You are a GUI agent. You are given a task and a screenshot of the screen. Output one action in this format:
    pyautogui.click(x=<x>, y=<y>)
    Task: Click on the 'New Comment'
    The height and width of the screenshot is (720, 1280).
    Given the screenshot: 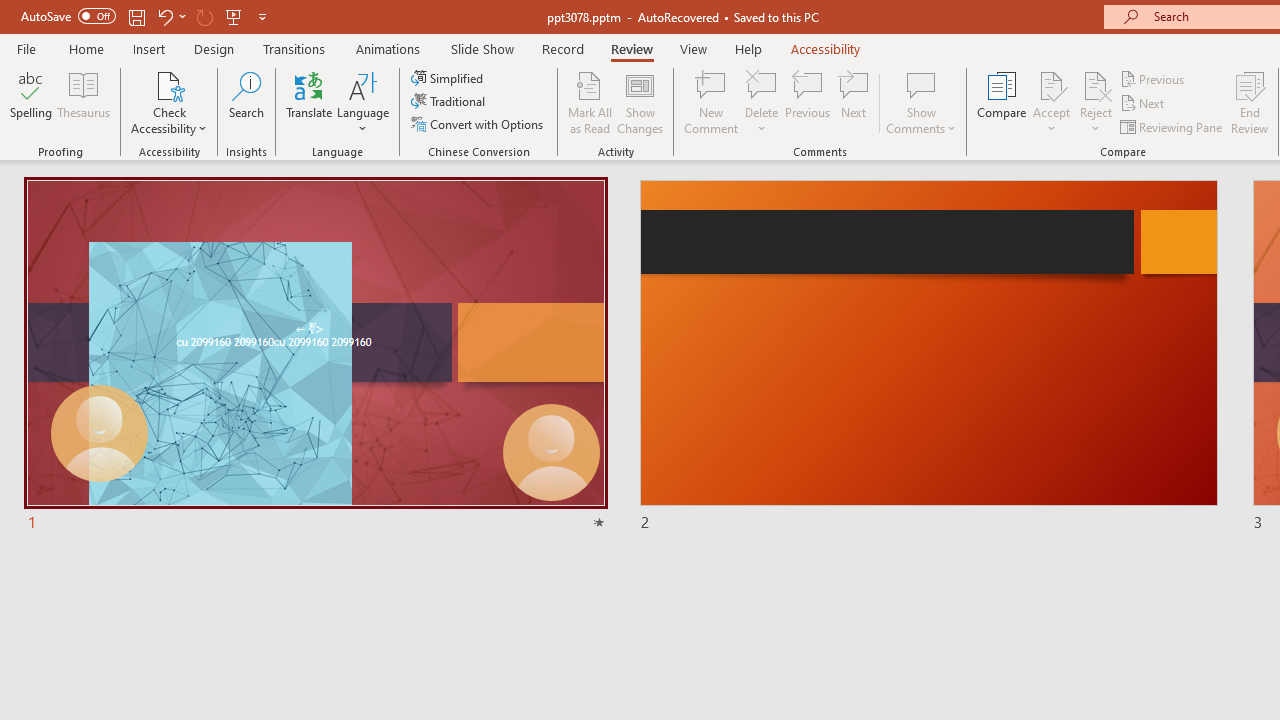 What is the action you would take?
    pyautogui.click(x=711, y=103)
    